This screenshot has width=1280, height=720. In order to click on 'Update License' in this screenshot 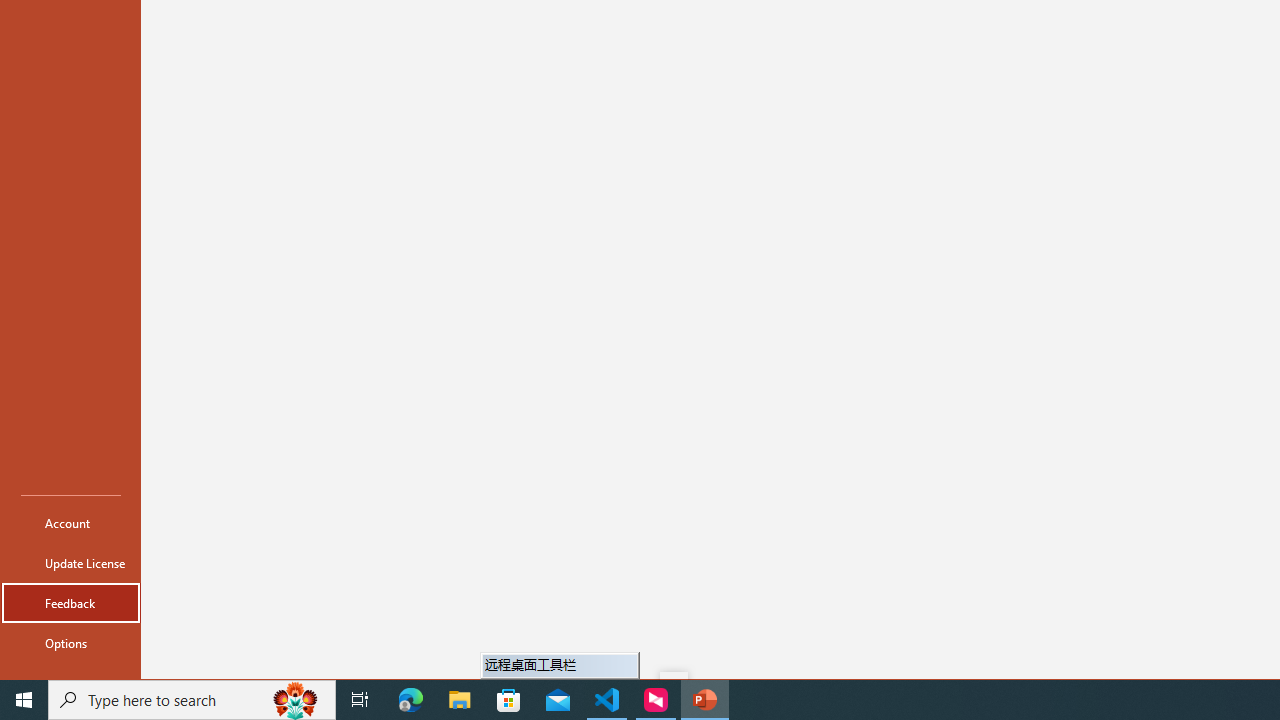, I will do `click(71, 563)`.